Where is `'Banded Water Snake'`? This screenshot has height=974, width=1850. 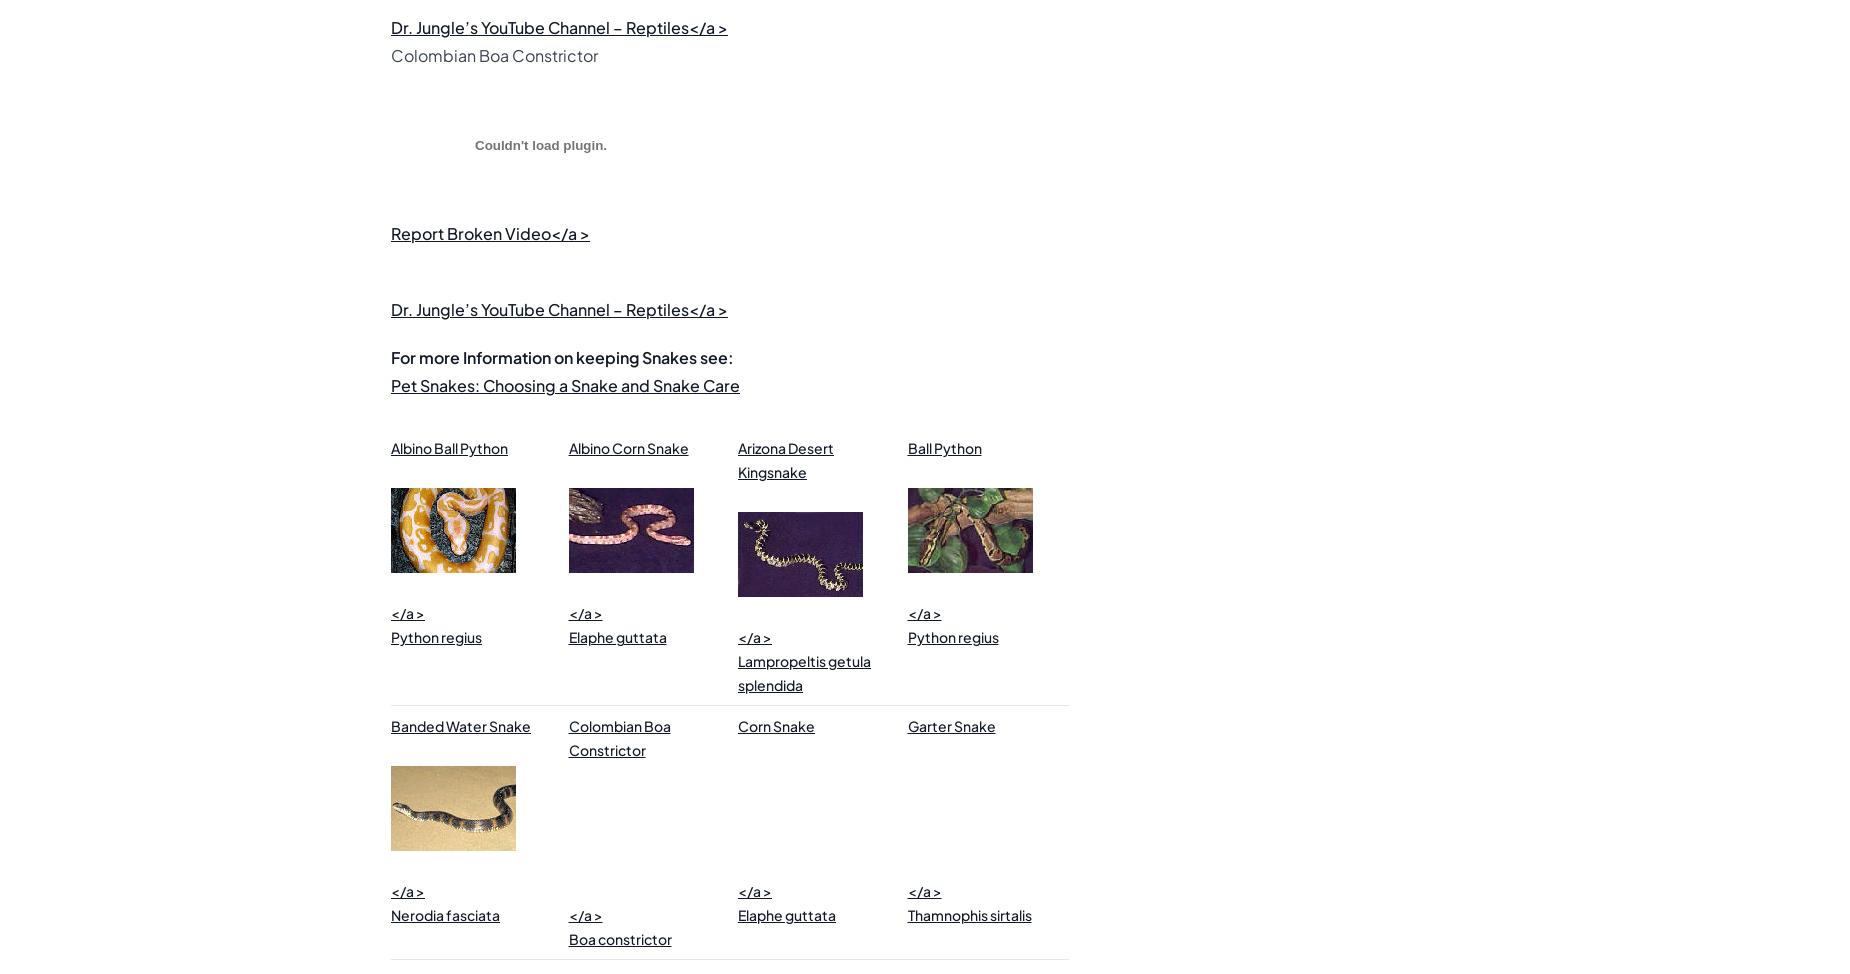
'Banded Water Snake' is located at coordinates (460, 726).